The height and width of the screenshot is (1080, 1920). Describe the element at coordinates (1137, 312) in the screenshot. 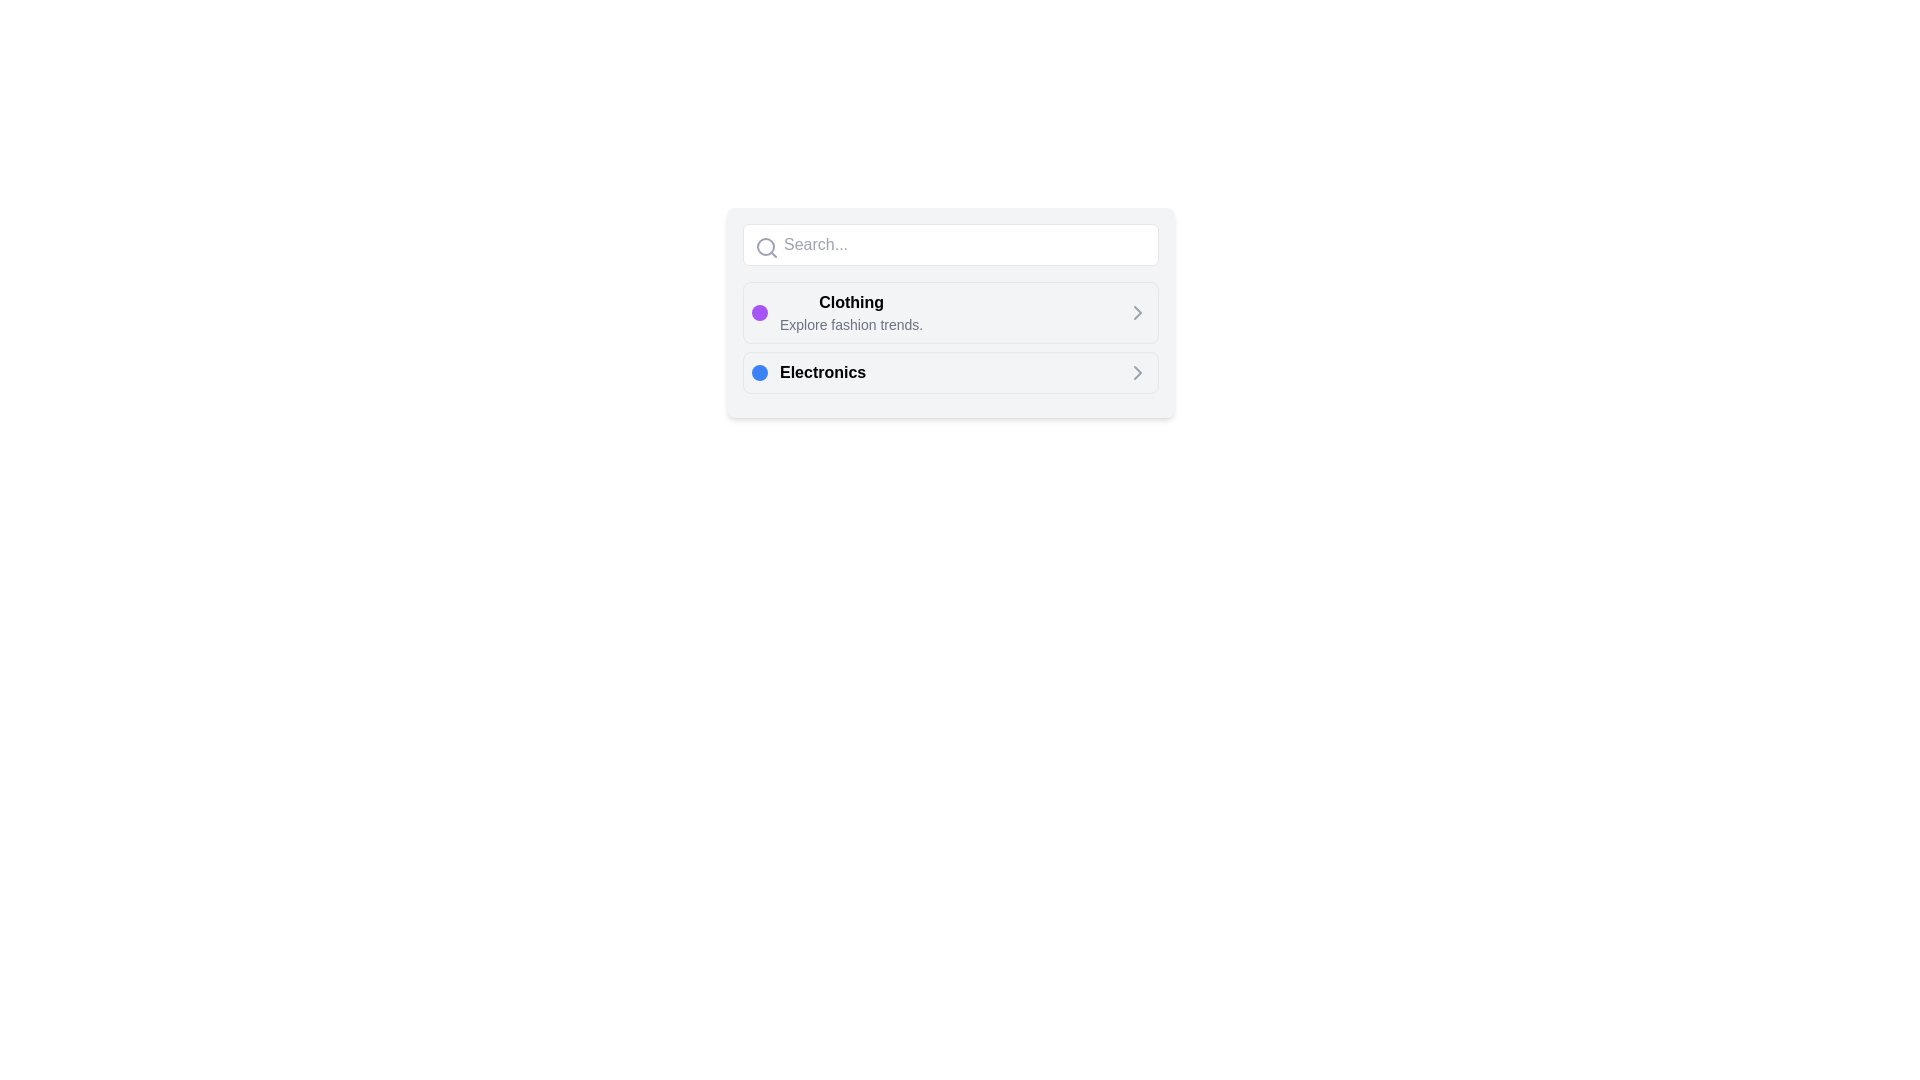

I see `the right-pointing arrow icon, which is part of the 'Clothing' options layout` at that location.